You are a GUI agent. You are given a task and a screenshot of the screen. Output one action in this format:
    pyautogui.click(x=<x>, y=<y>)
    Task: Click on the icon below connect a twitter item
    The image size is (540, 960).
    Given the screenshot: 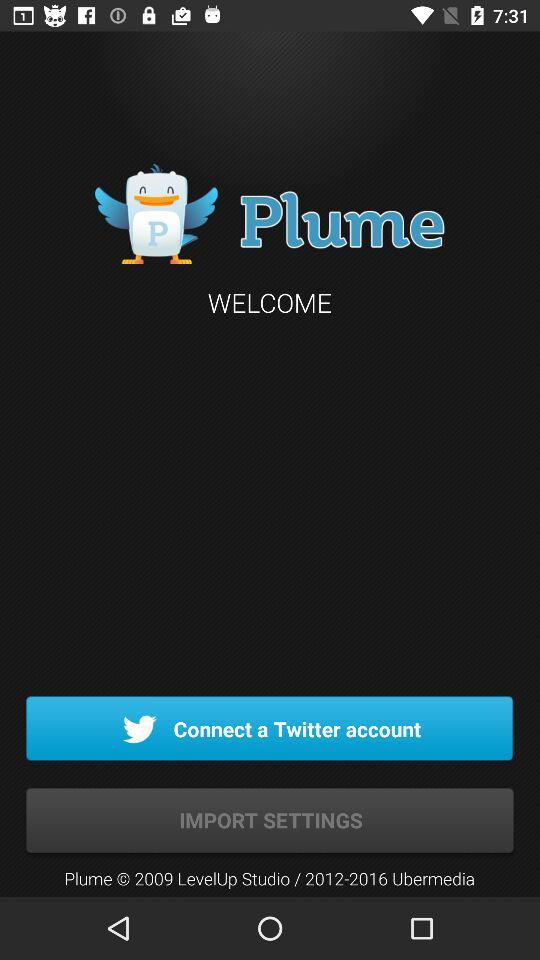 What is the action you would take?
    pyautogui.click(x=270, y=821)
    